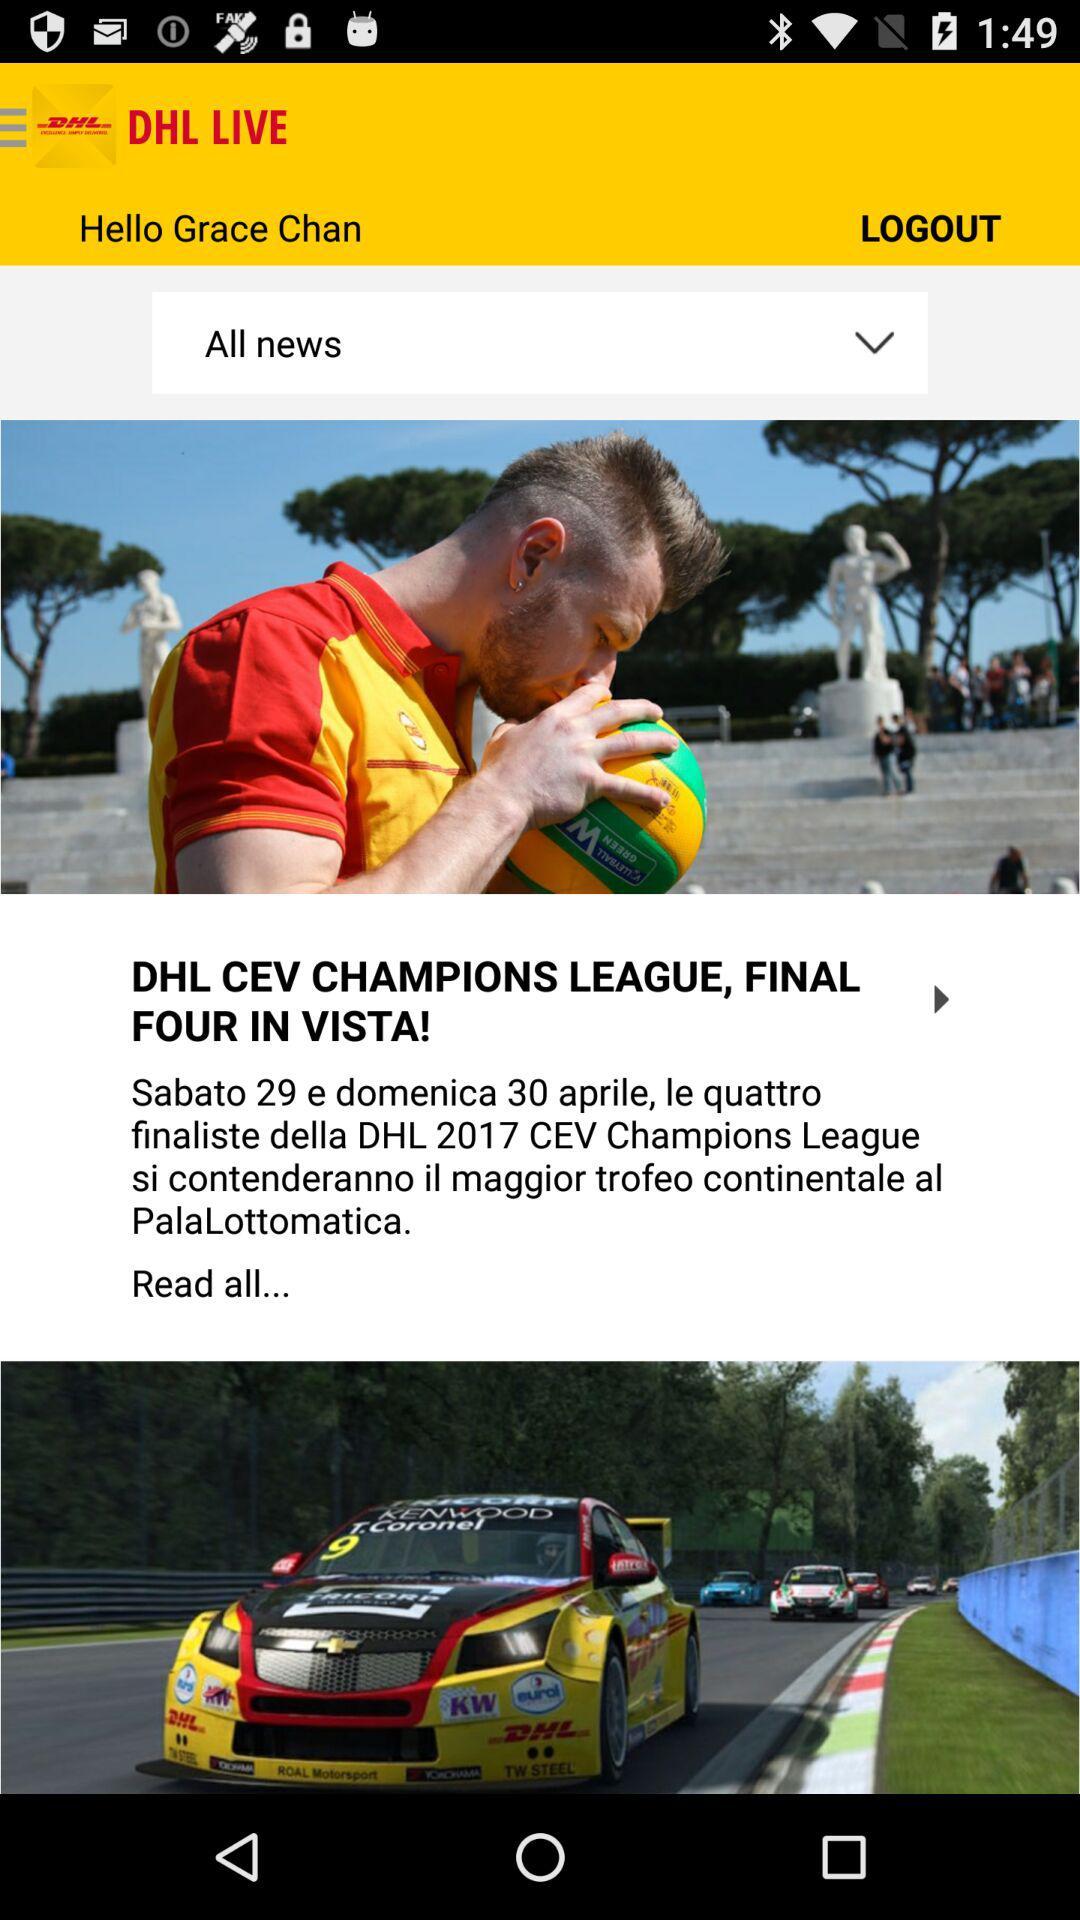 The image size is (1080, 1920). I want to click on item above sabato 29 e item, so click(941, 999).